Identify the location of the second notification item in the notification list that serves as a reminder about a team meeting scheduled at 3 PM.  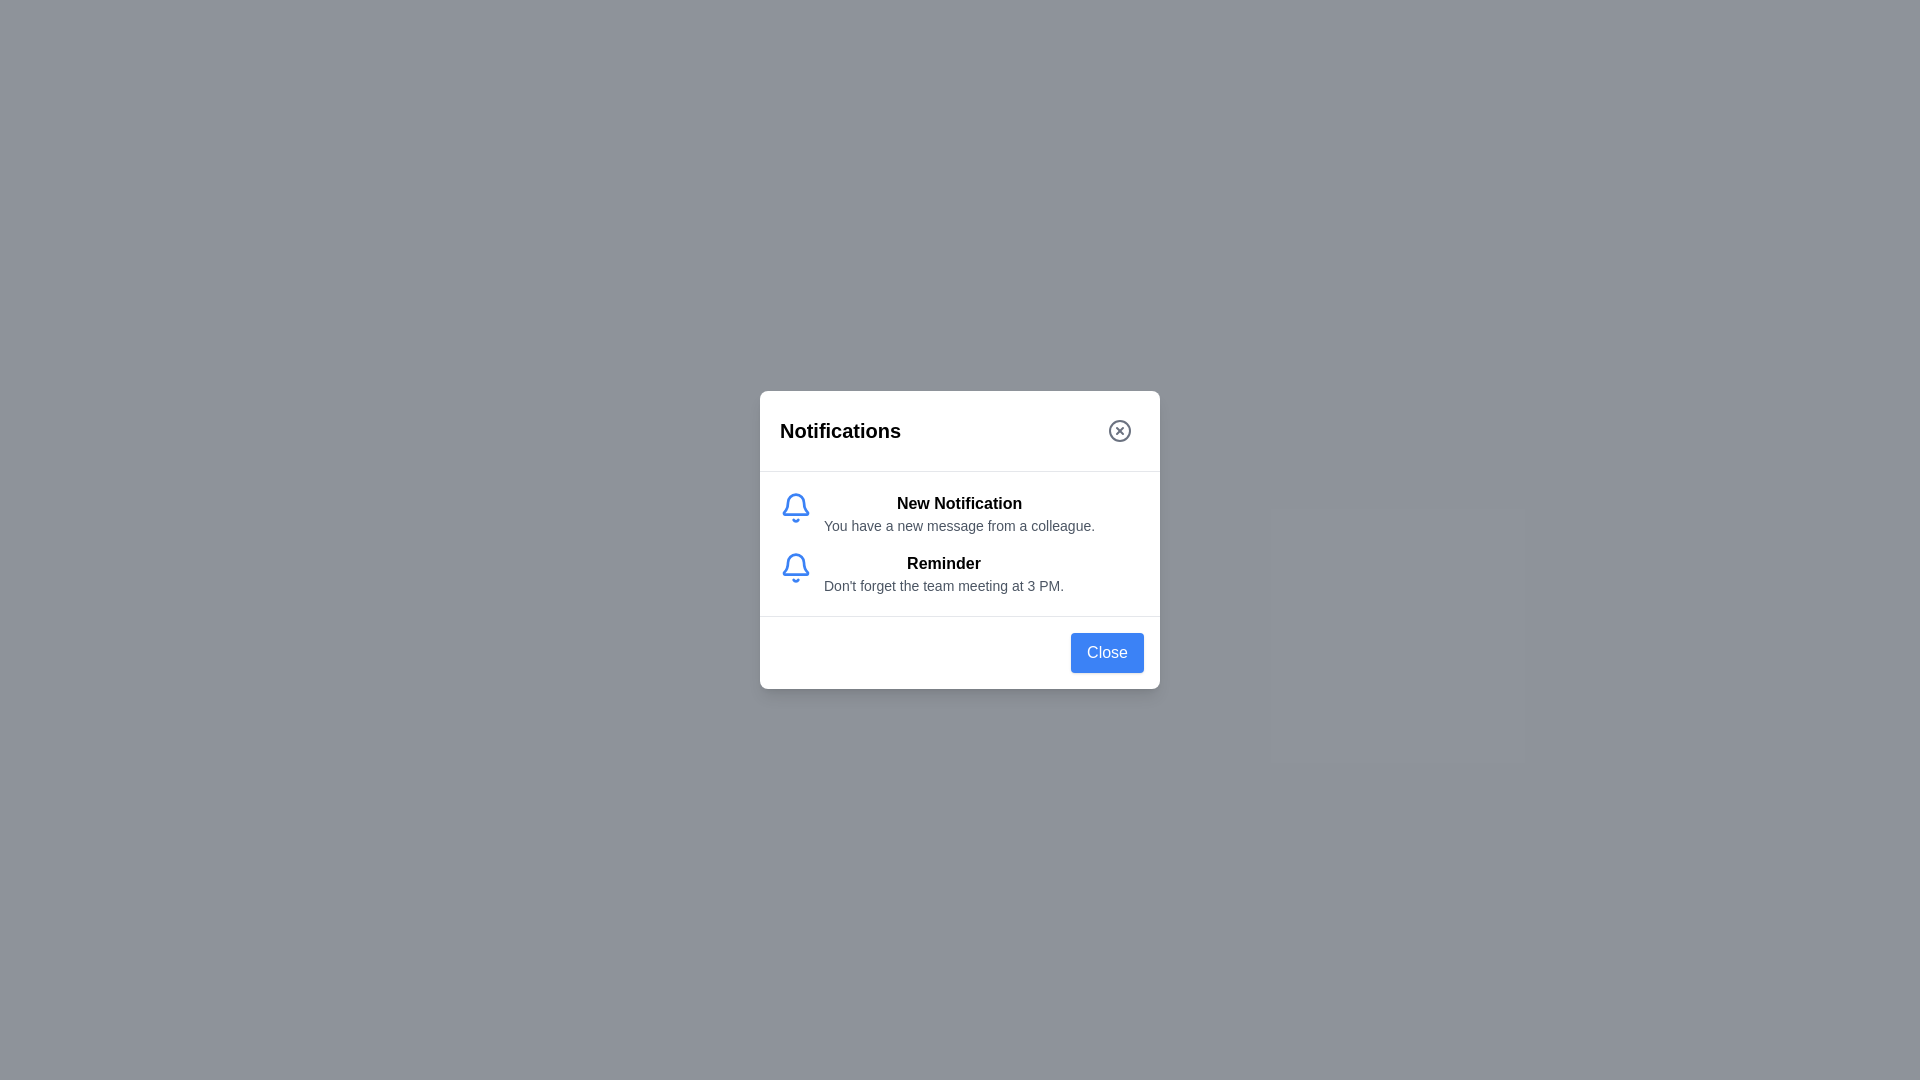
(960, 574).